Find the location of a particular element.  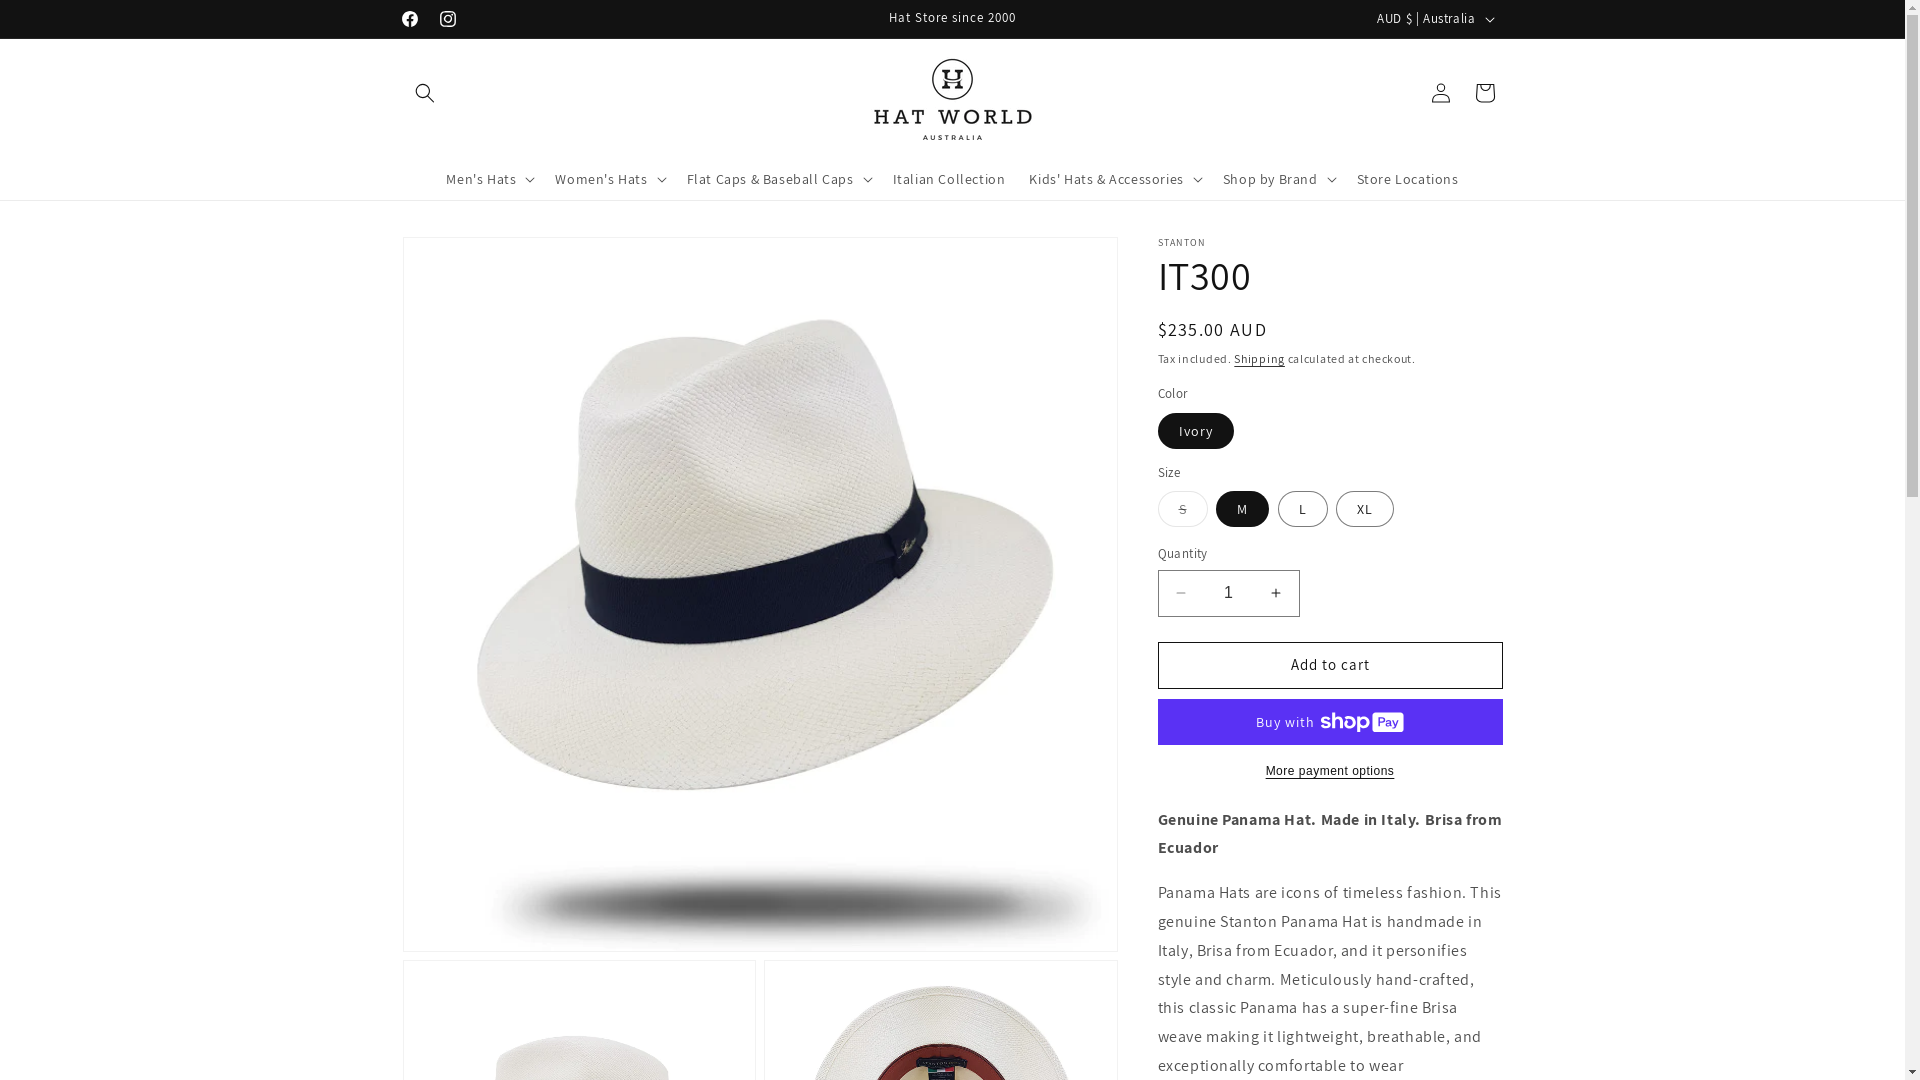

'Instagram' is located at coordinates (445, 19).